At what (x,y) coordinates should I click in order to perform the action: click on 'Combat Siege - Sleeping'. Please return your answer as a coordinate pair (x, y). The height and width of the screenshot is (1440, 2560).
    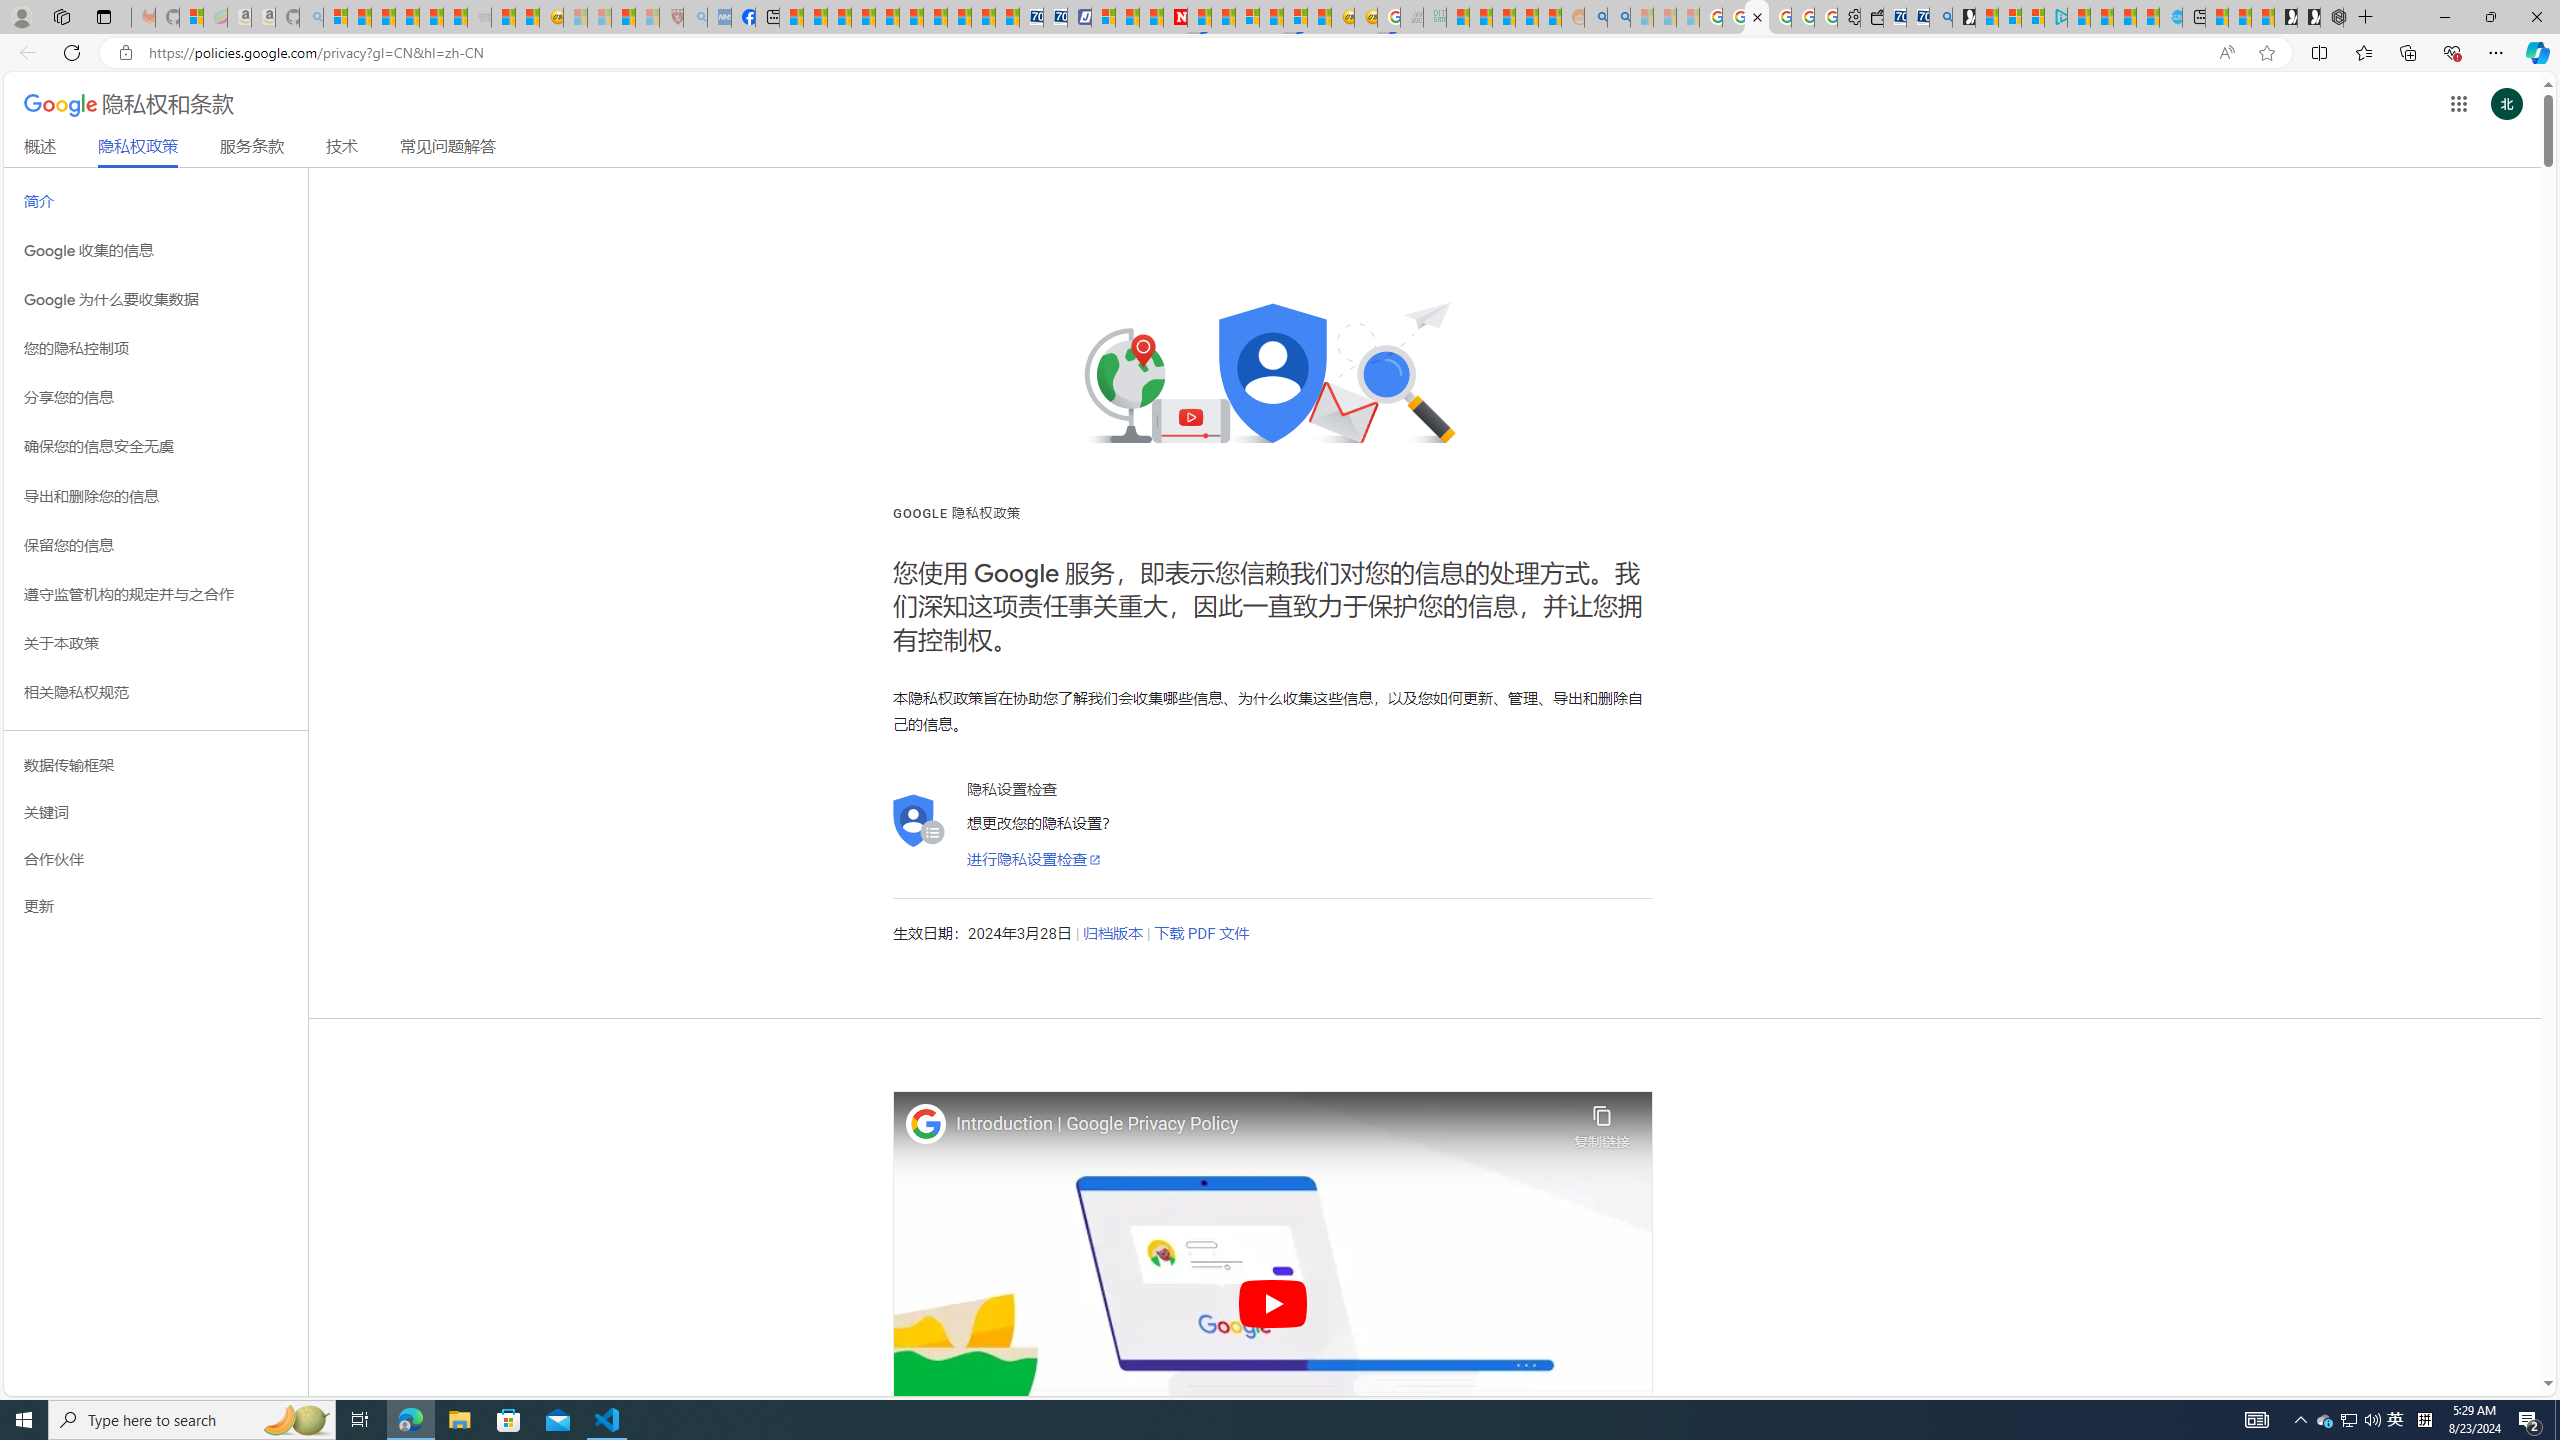
    Looking at the image, I should click on (477, 16).